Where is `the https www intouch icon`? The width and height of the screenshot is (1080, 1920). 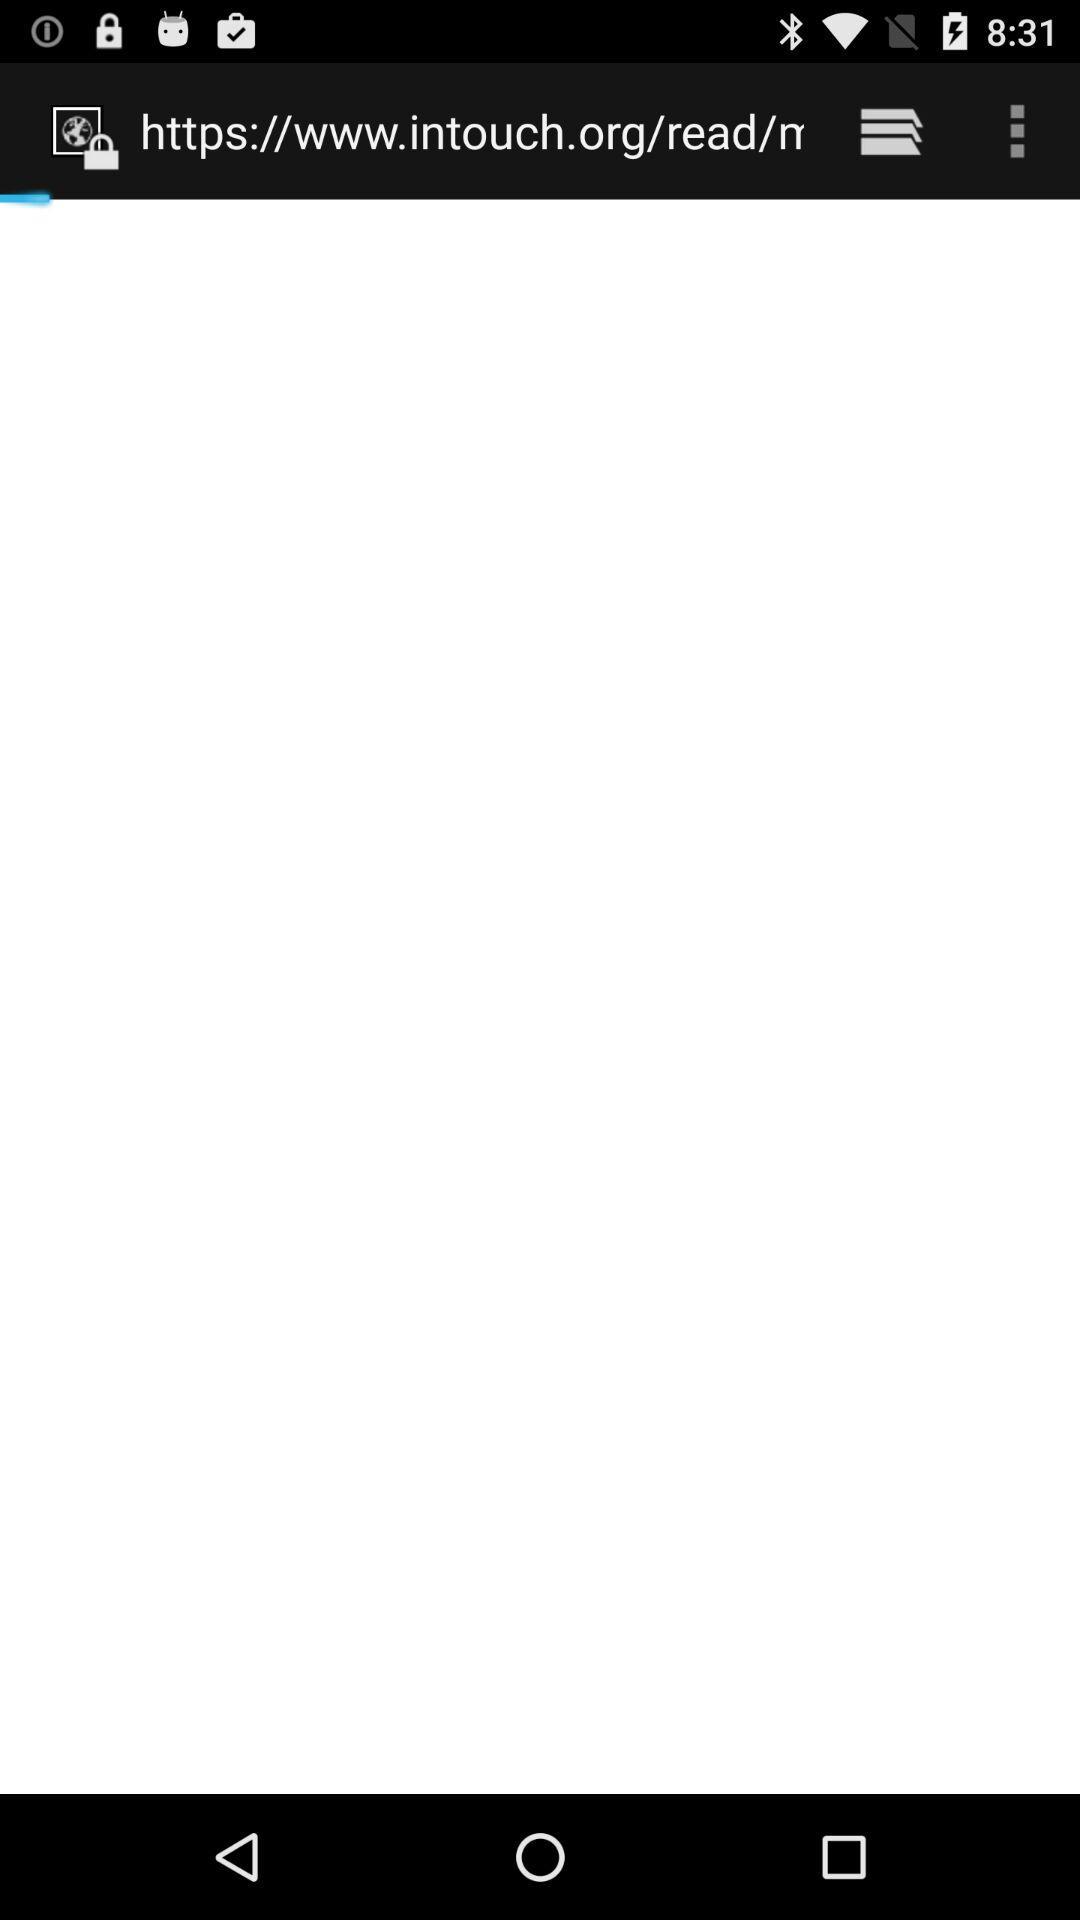 the https www intouch icon is located at coordinates (472, 130).